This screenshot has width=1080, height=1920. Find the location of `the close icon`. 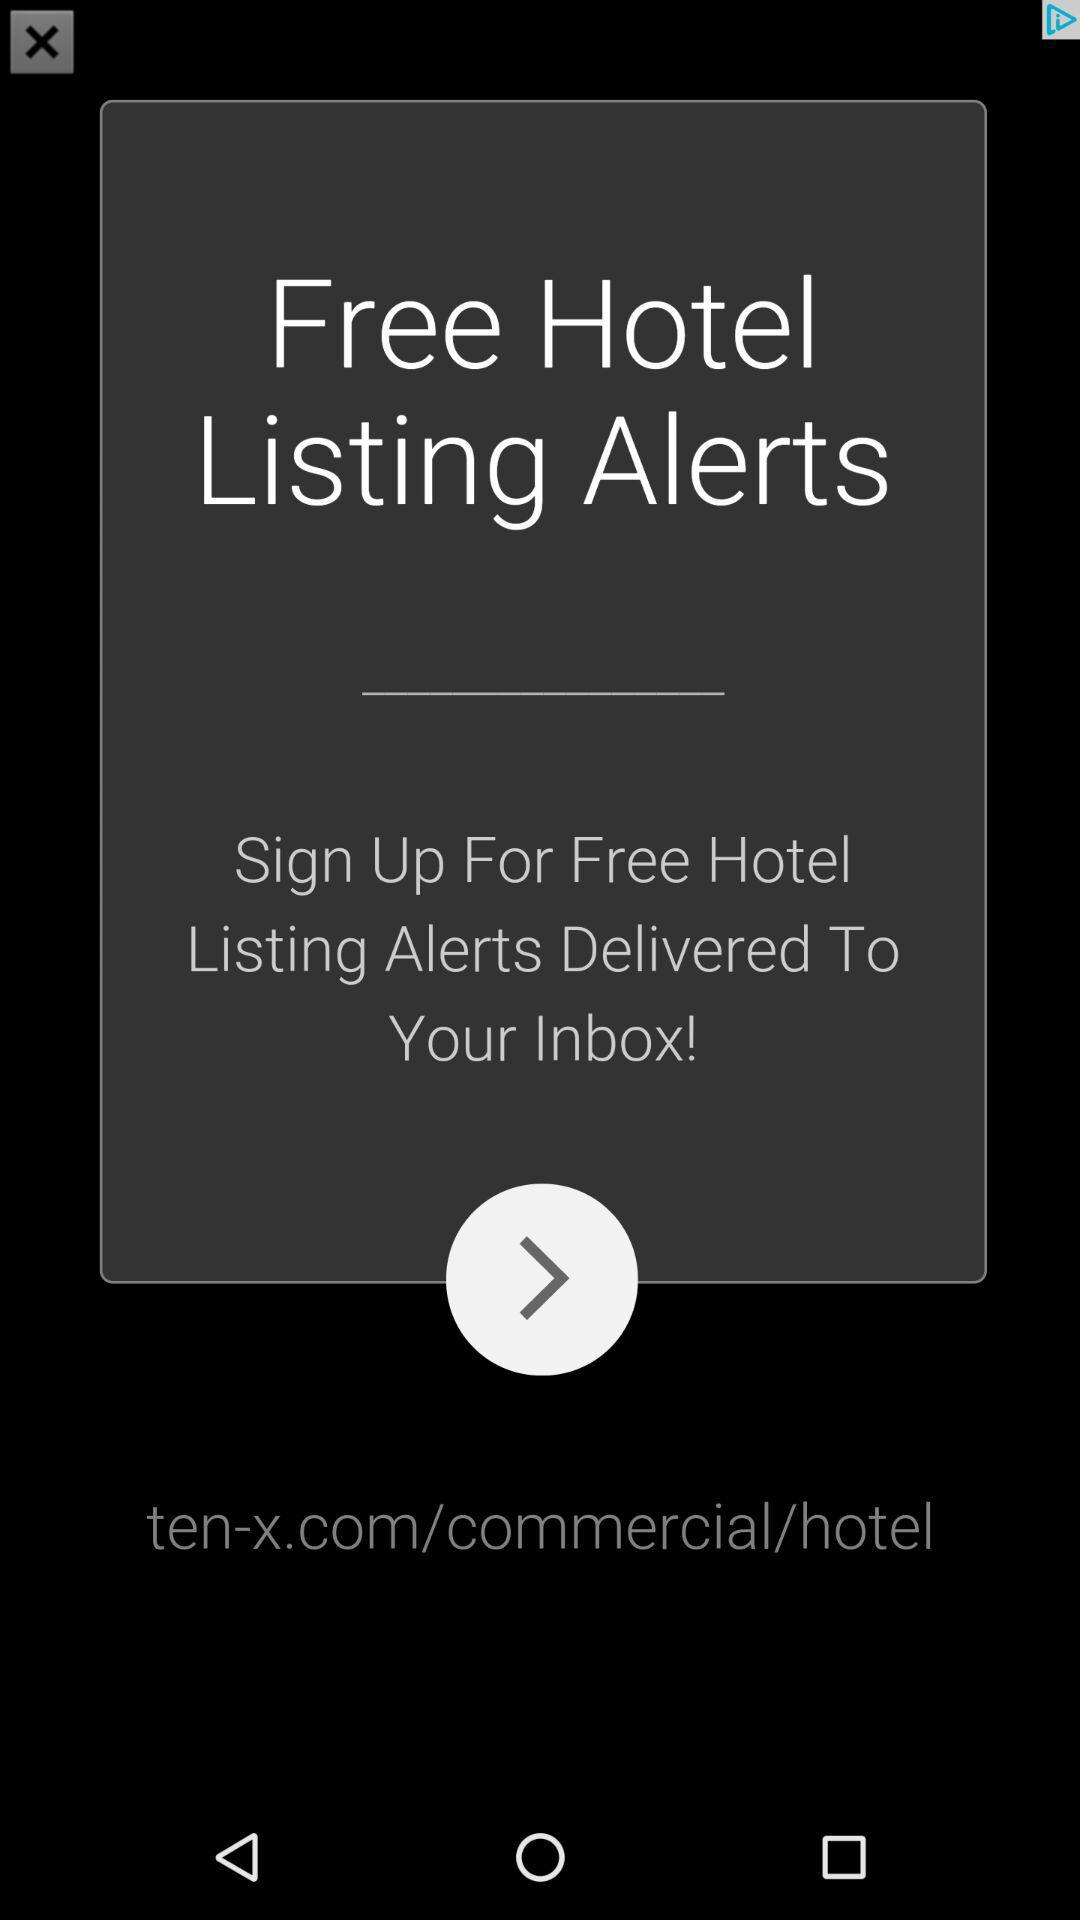

the close icon is located at coordinates (42, 44).